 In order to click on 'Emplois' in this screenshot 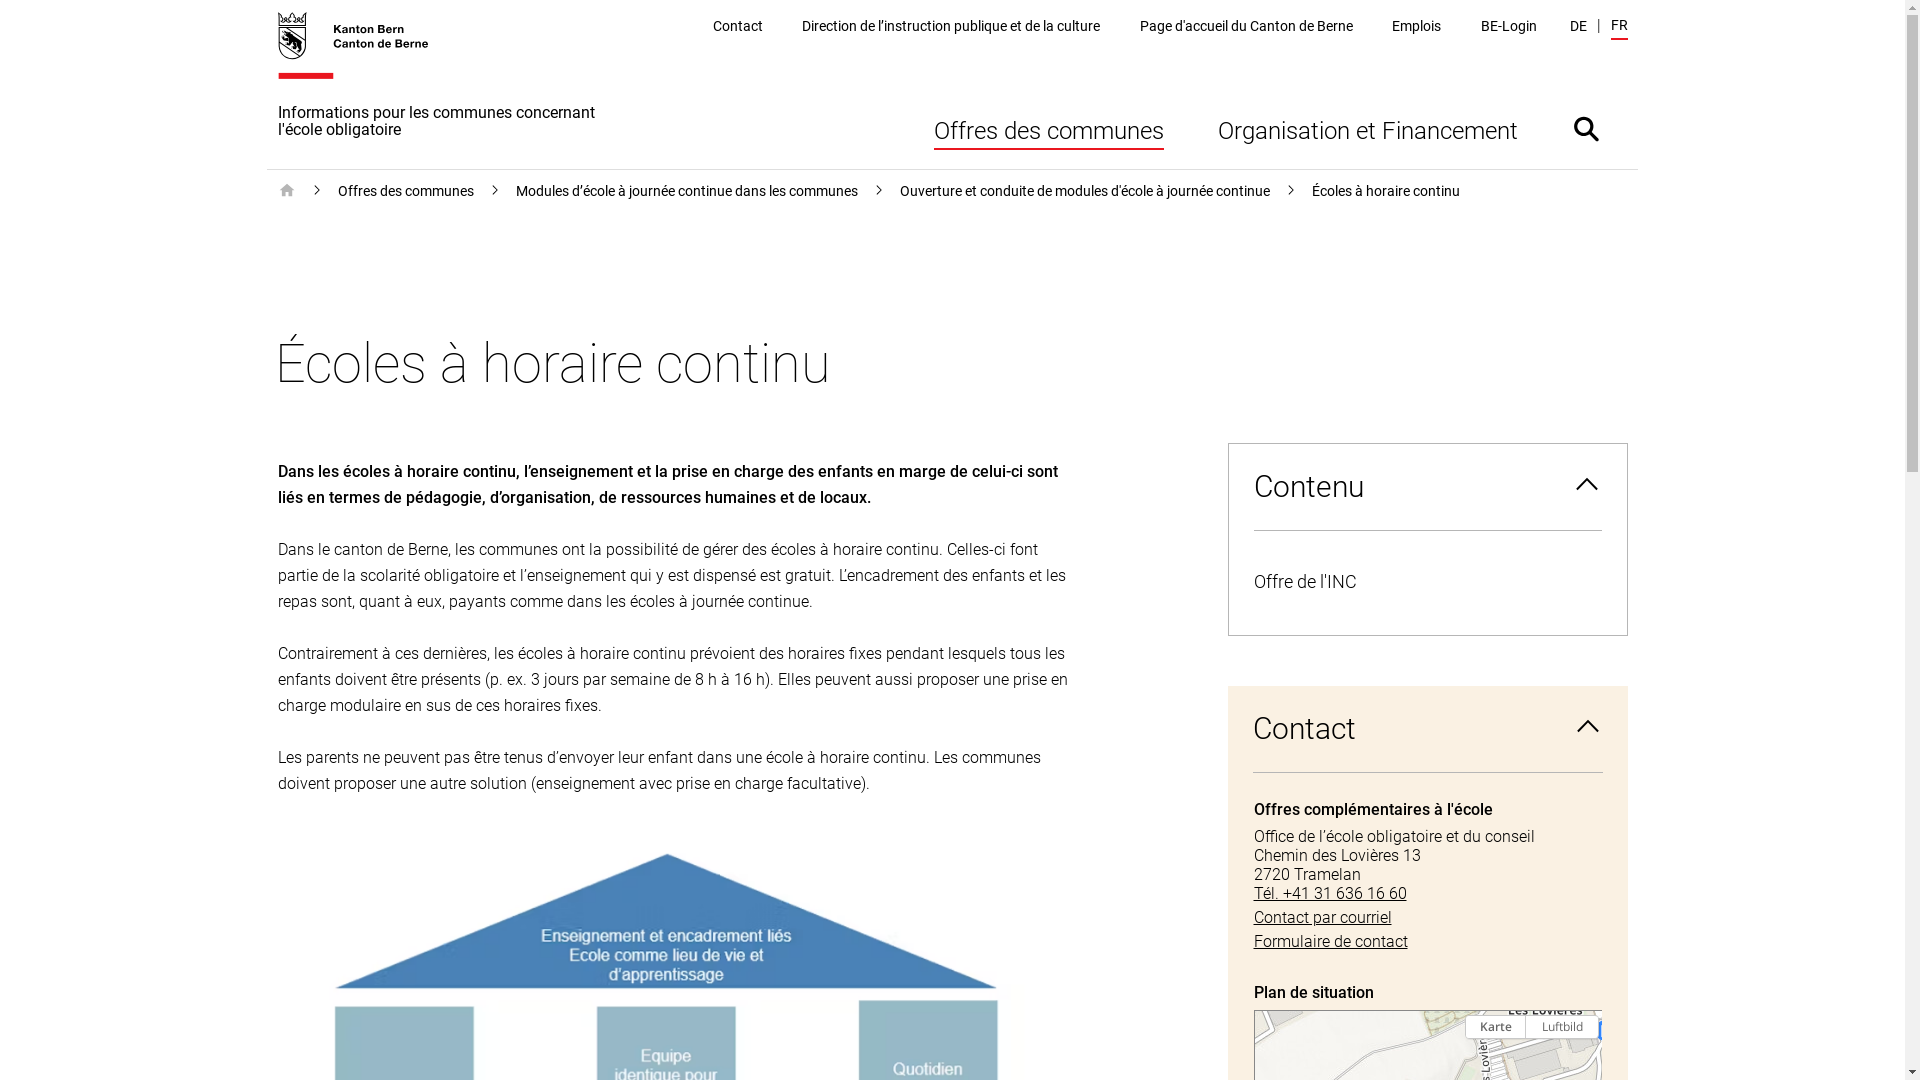, I will do `click(1415, 26)`.